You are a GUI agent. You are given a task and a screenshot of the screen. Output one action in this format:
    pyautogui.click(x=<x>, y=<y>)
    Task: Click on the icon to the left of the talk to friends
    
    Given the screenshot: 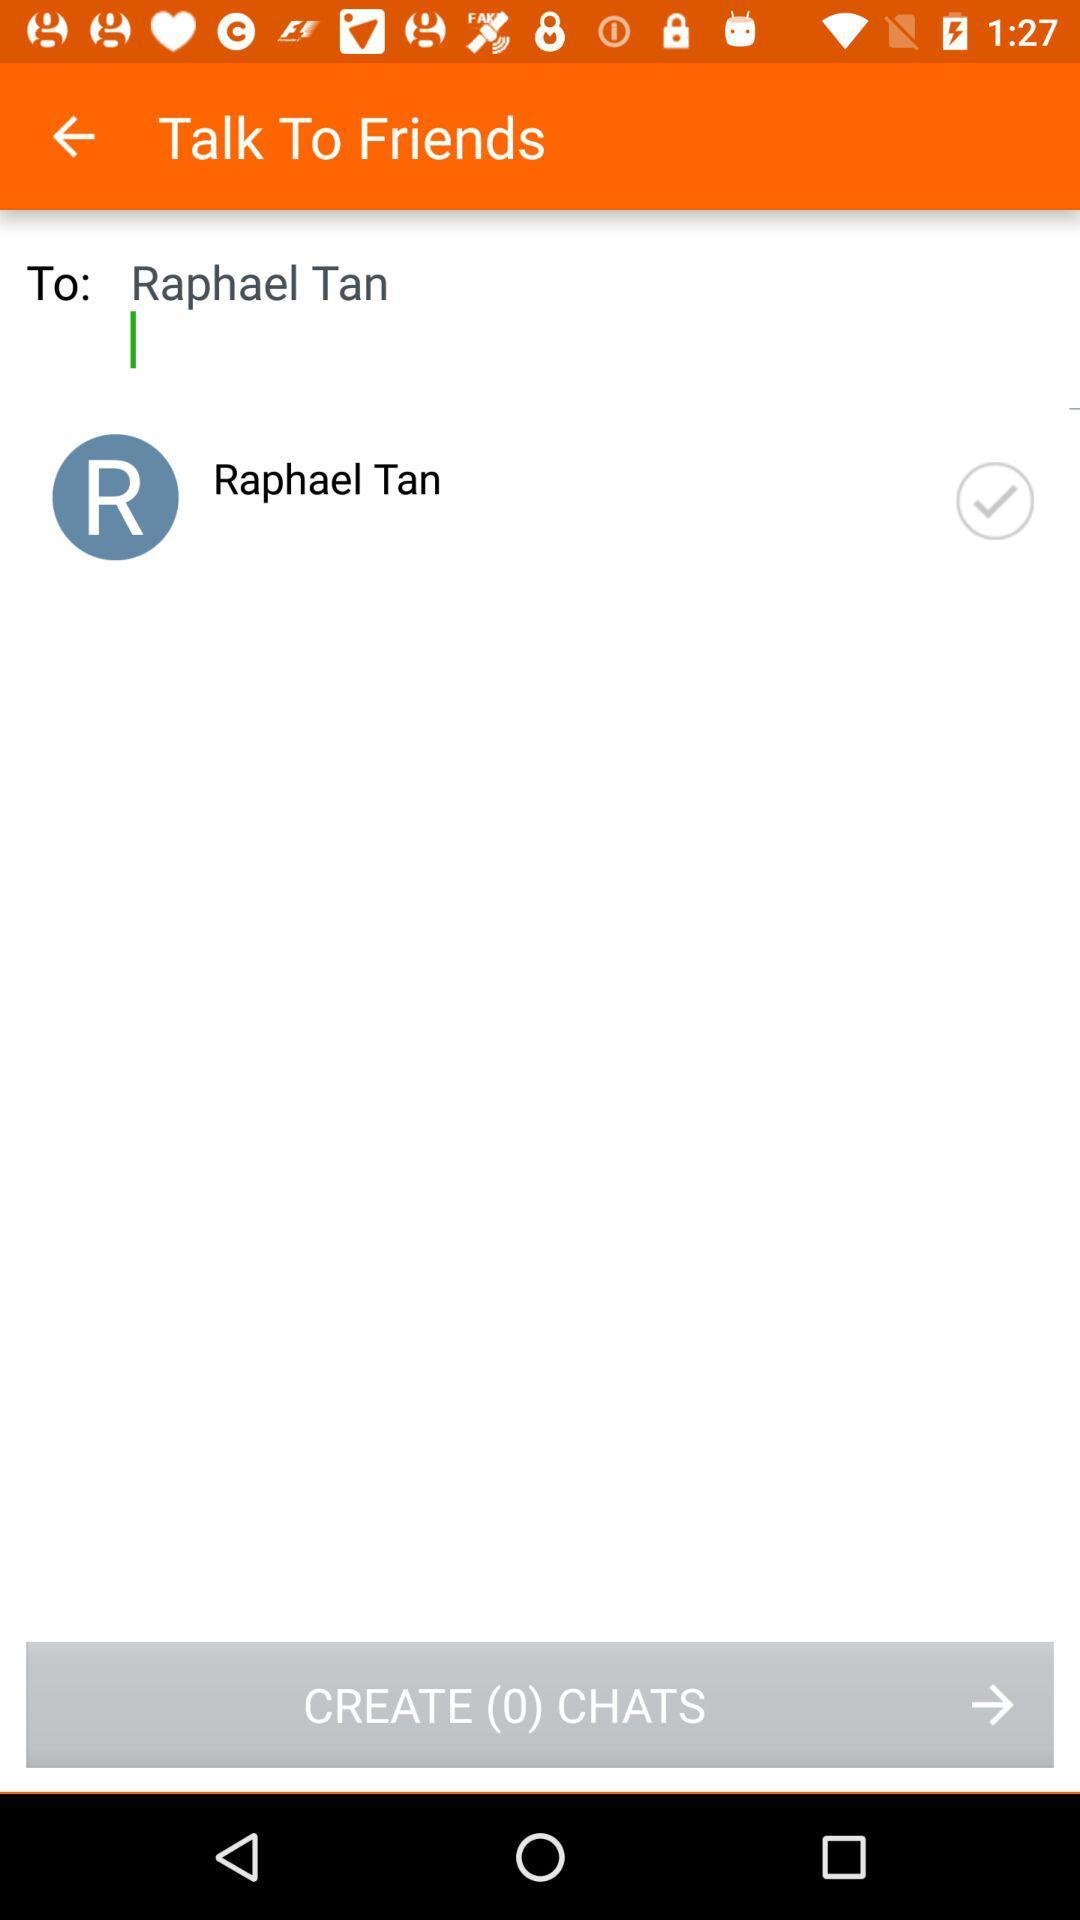 What is the action you would take?
    pyautogui.click(x=99, y=135)
    